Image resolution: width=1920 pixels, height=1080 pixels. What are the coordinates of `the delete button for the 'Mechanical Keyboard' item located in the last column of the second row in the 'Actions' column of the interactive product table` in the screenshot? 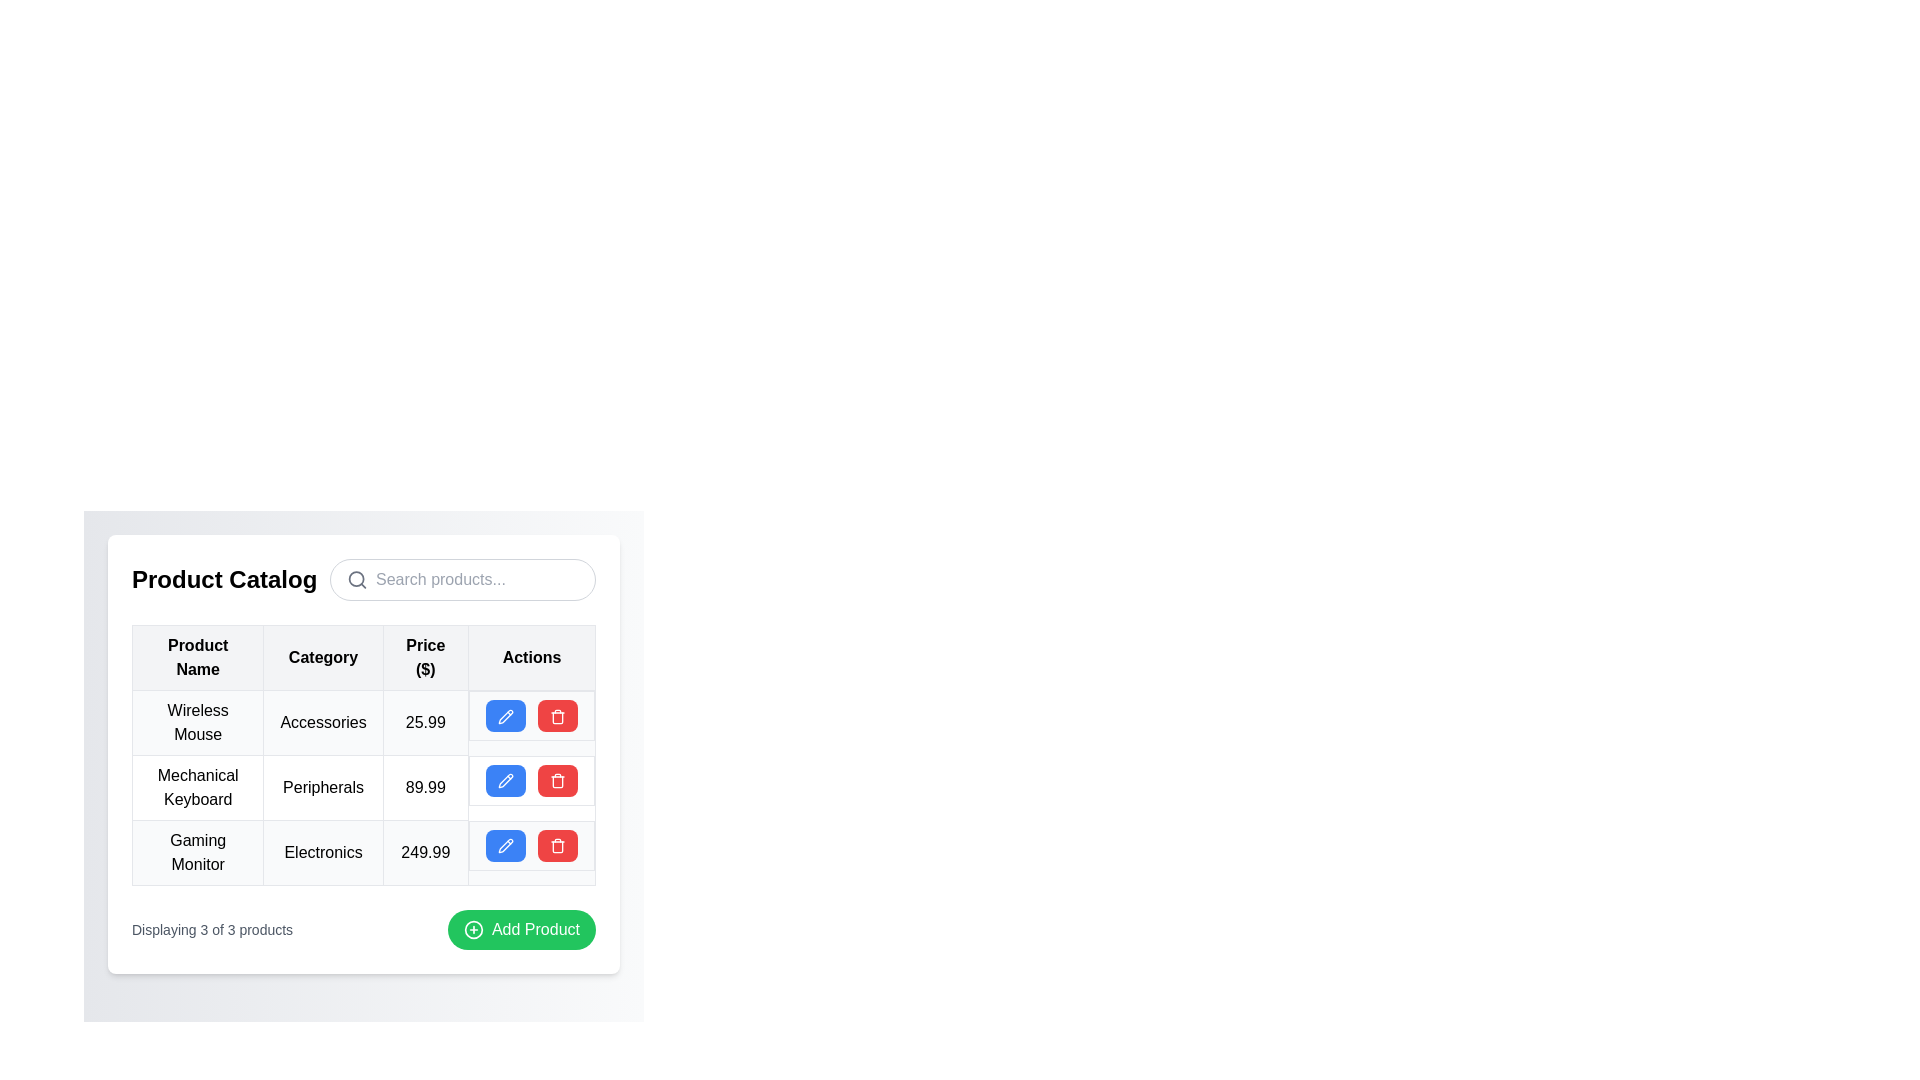 It's located at (557, 779).